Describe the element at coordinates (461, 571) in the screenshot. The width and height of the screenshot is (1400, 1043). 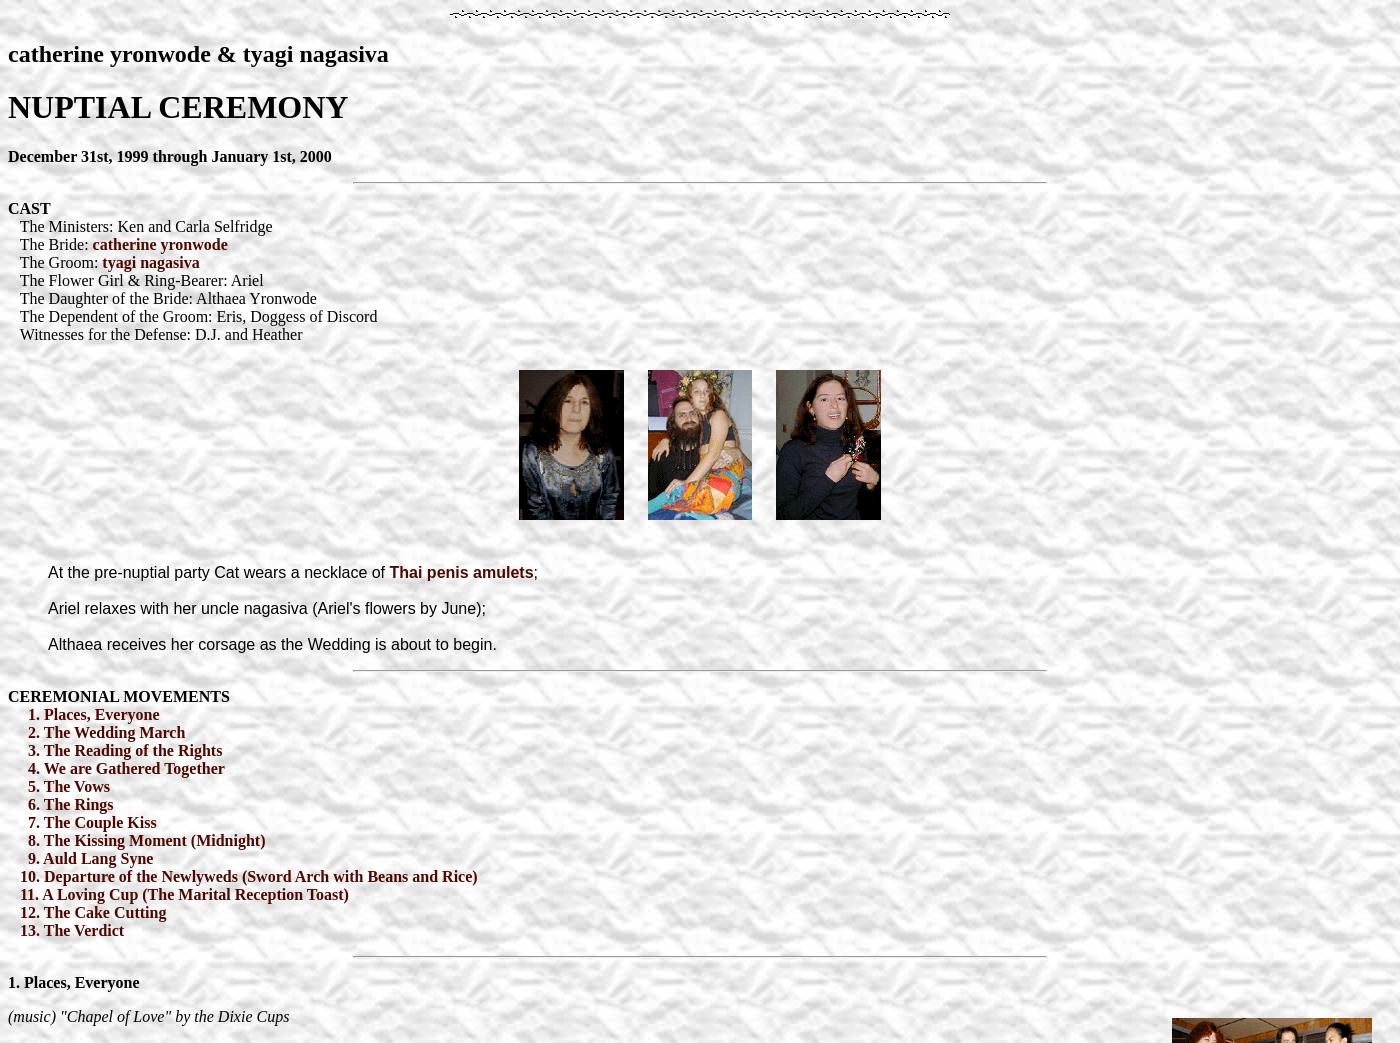
I see `'Thai penis amulets'` at that location.